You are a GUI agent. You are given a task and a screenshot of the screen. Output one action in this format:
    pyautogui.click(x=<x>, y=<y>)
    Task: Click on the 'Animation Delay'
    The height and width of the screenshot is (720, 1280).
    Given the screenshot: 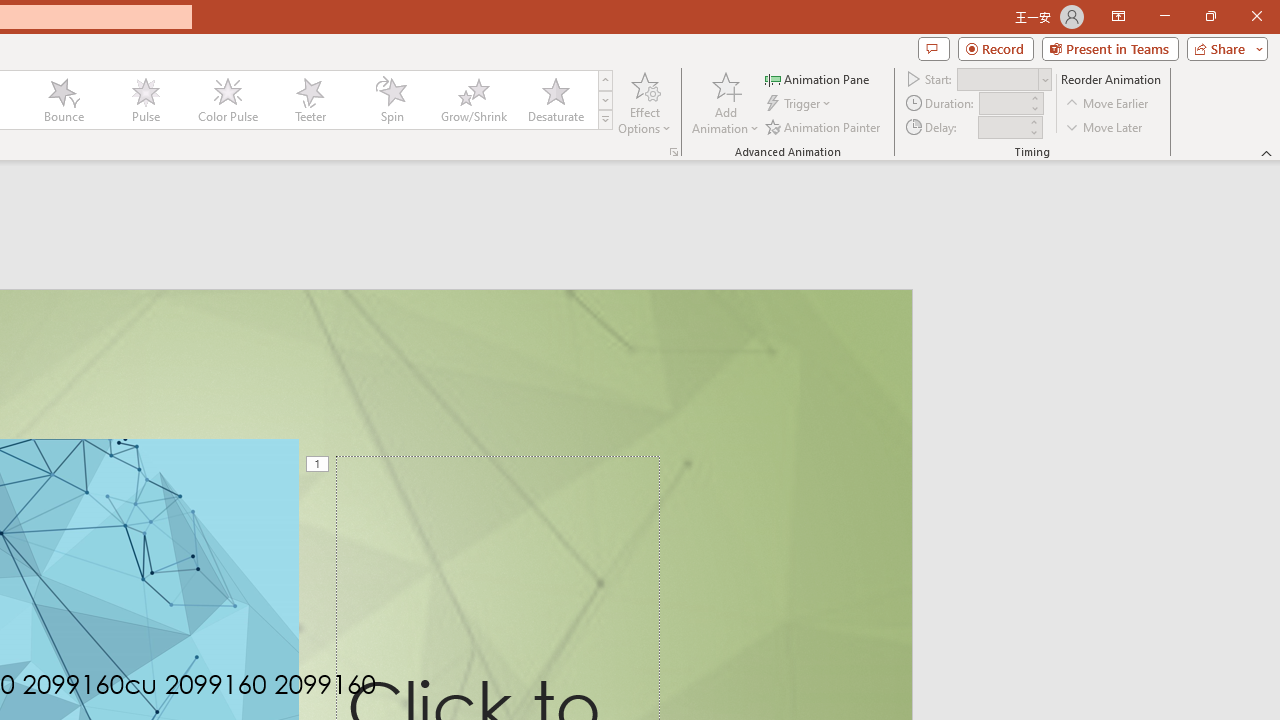 What is the action you would take?
    pyautogui.click(x=1002, y=127)
    